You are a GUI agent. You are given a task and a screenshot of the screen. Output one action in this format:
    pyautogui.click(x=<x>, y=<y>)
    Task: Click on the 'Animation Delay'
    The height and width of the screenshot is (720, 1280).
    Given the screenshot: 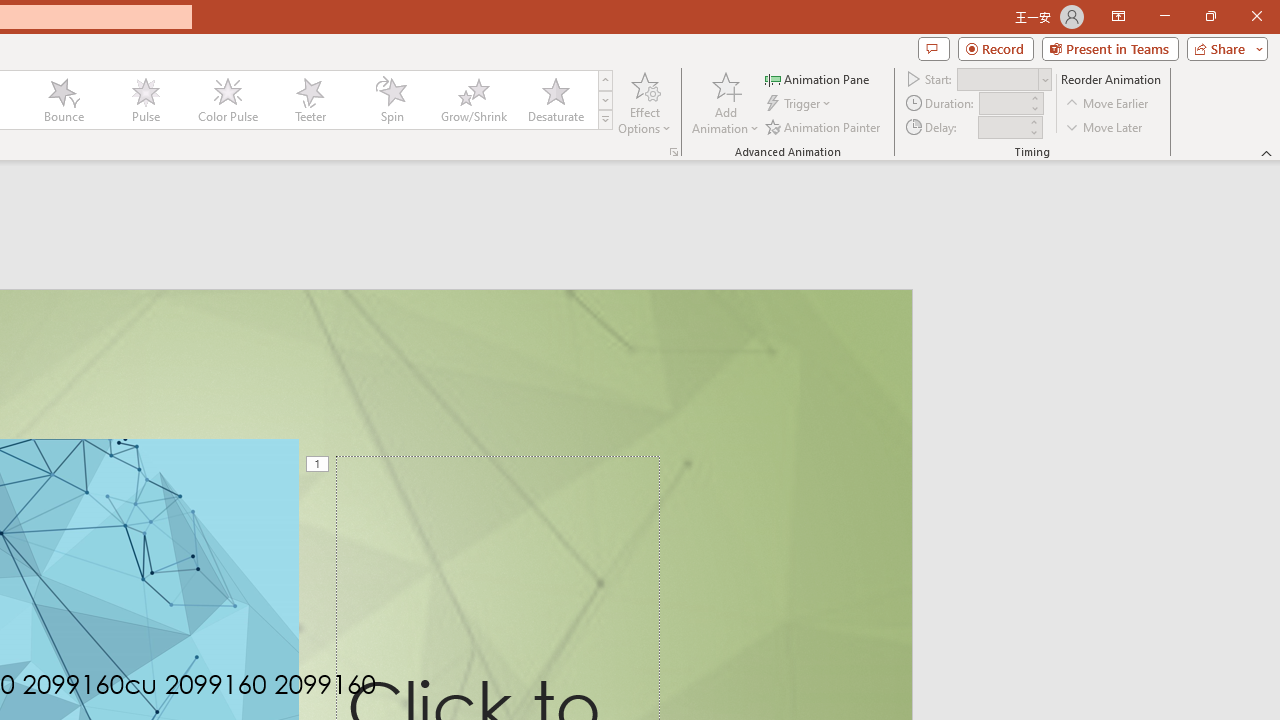 What is the action you would take?
    pyautogui.click(x=1002, y=127)
    